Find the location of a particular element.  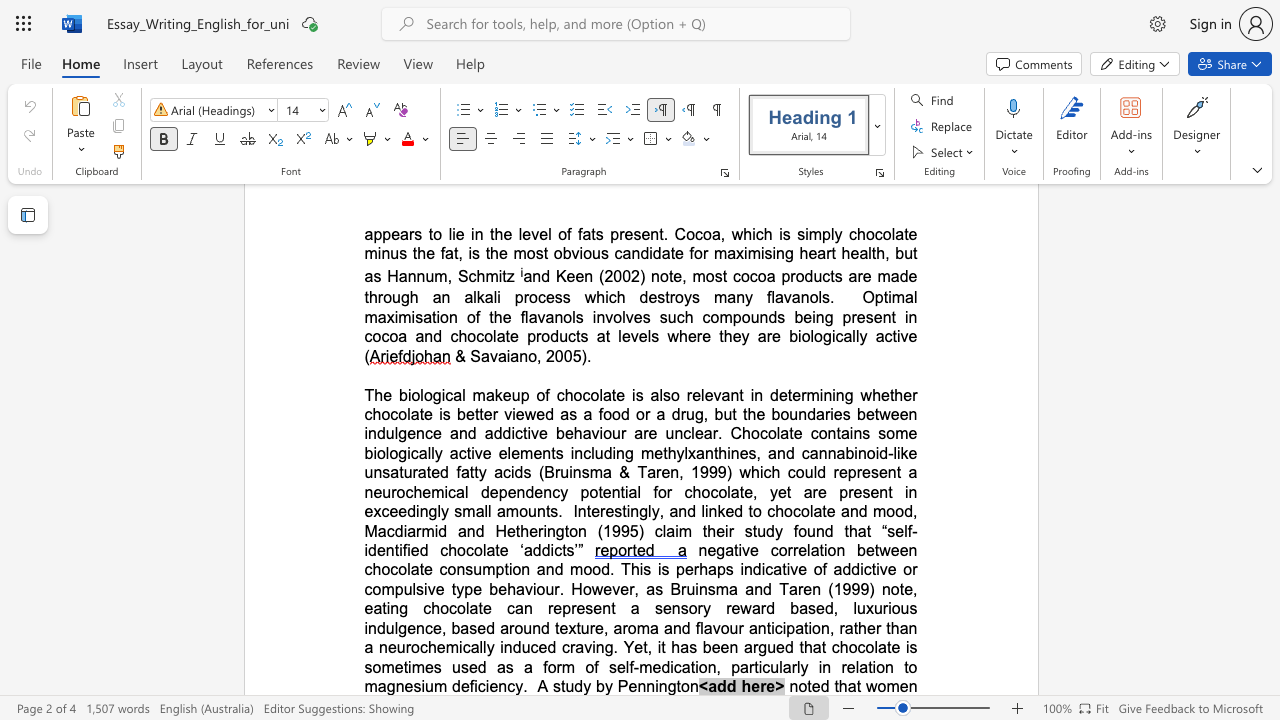

the subset text "re>" within the text "<add here>" is located at coordinates (759, 685).